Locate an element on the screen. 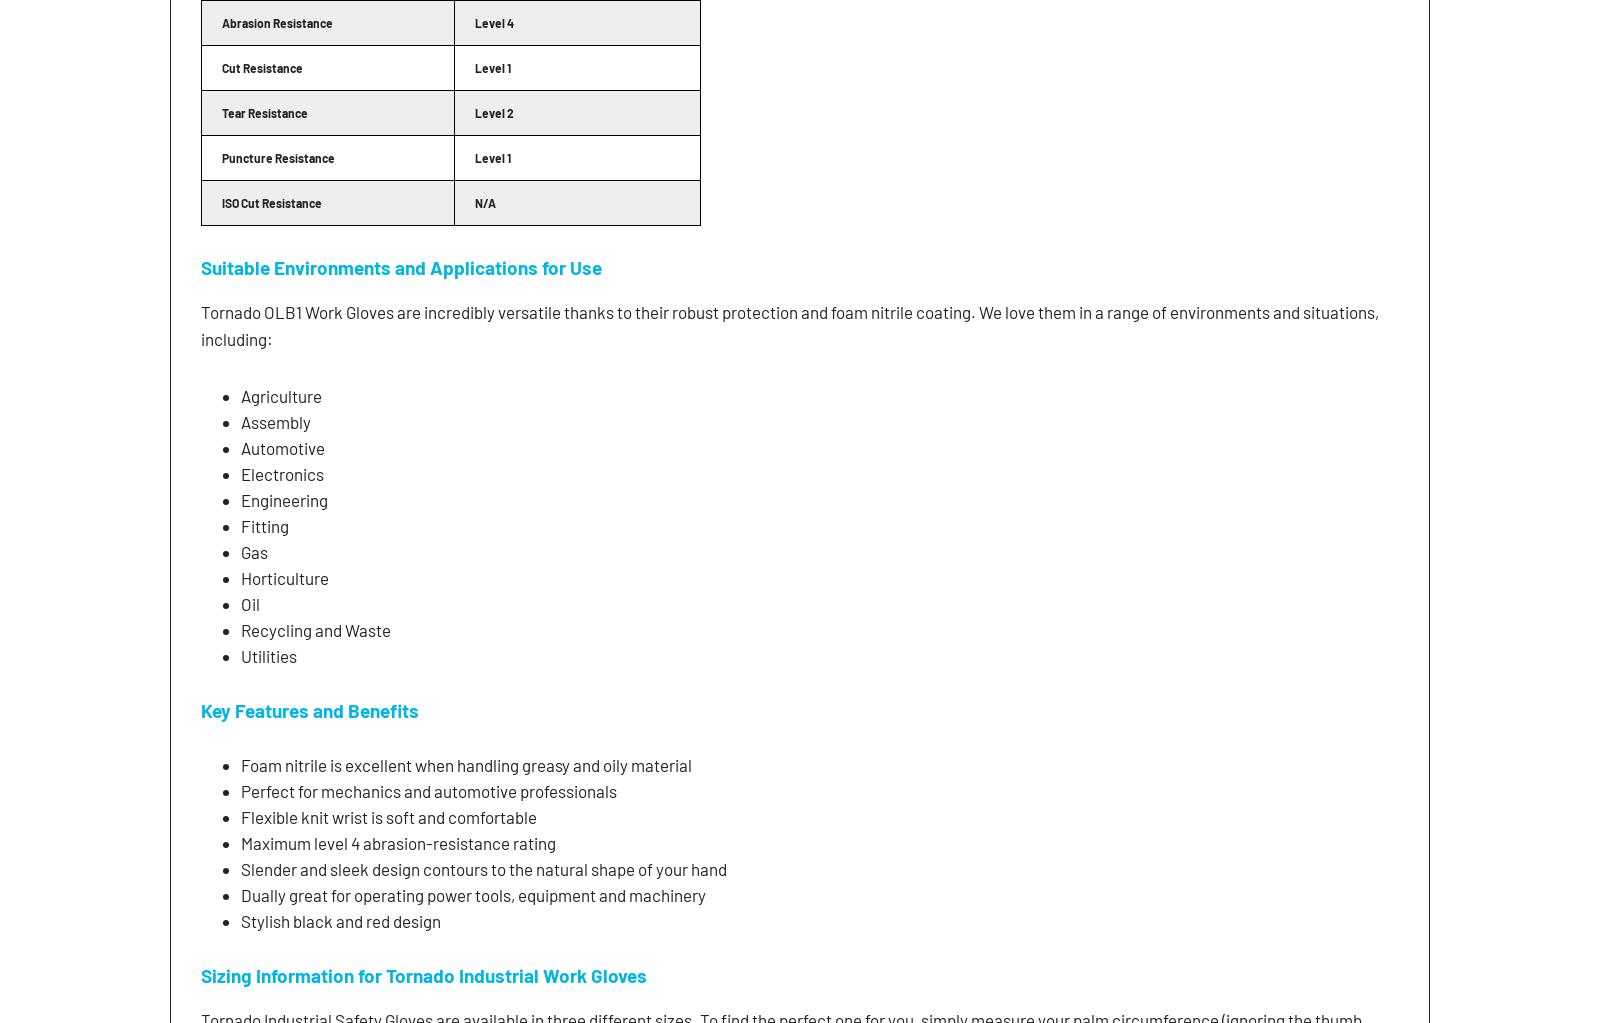 This screenshot has height=1023, width=1600. 'Automotive' is located at coordinates (283, 446).